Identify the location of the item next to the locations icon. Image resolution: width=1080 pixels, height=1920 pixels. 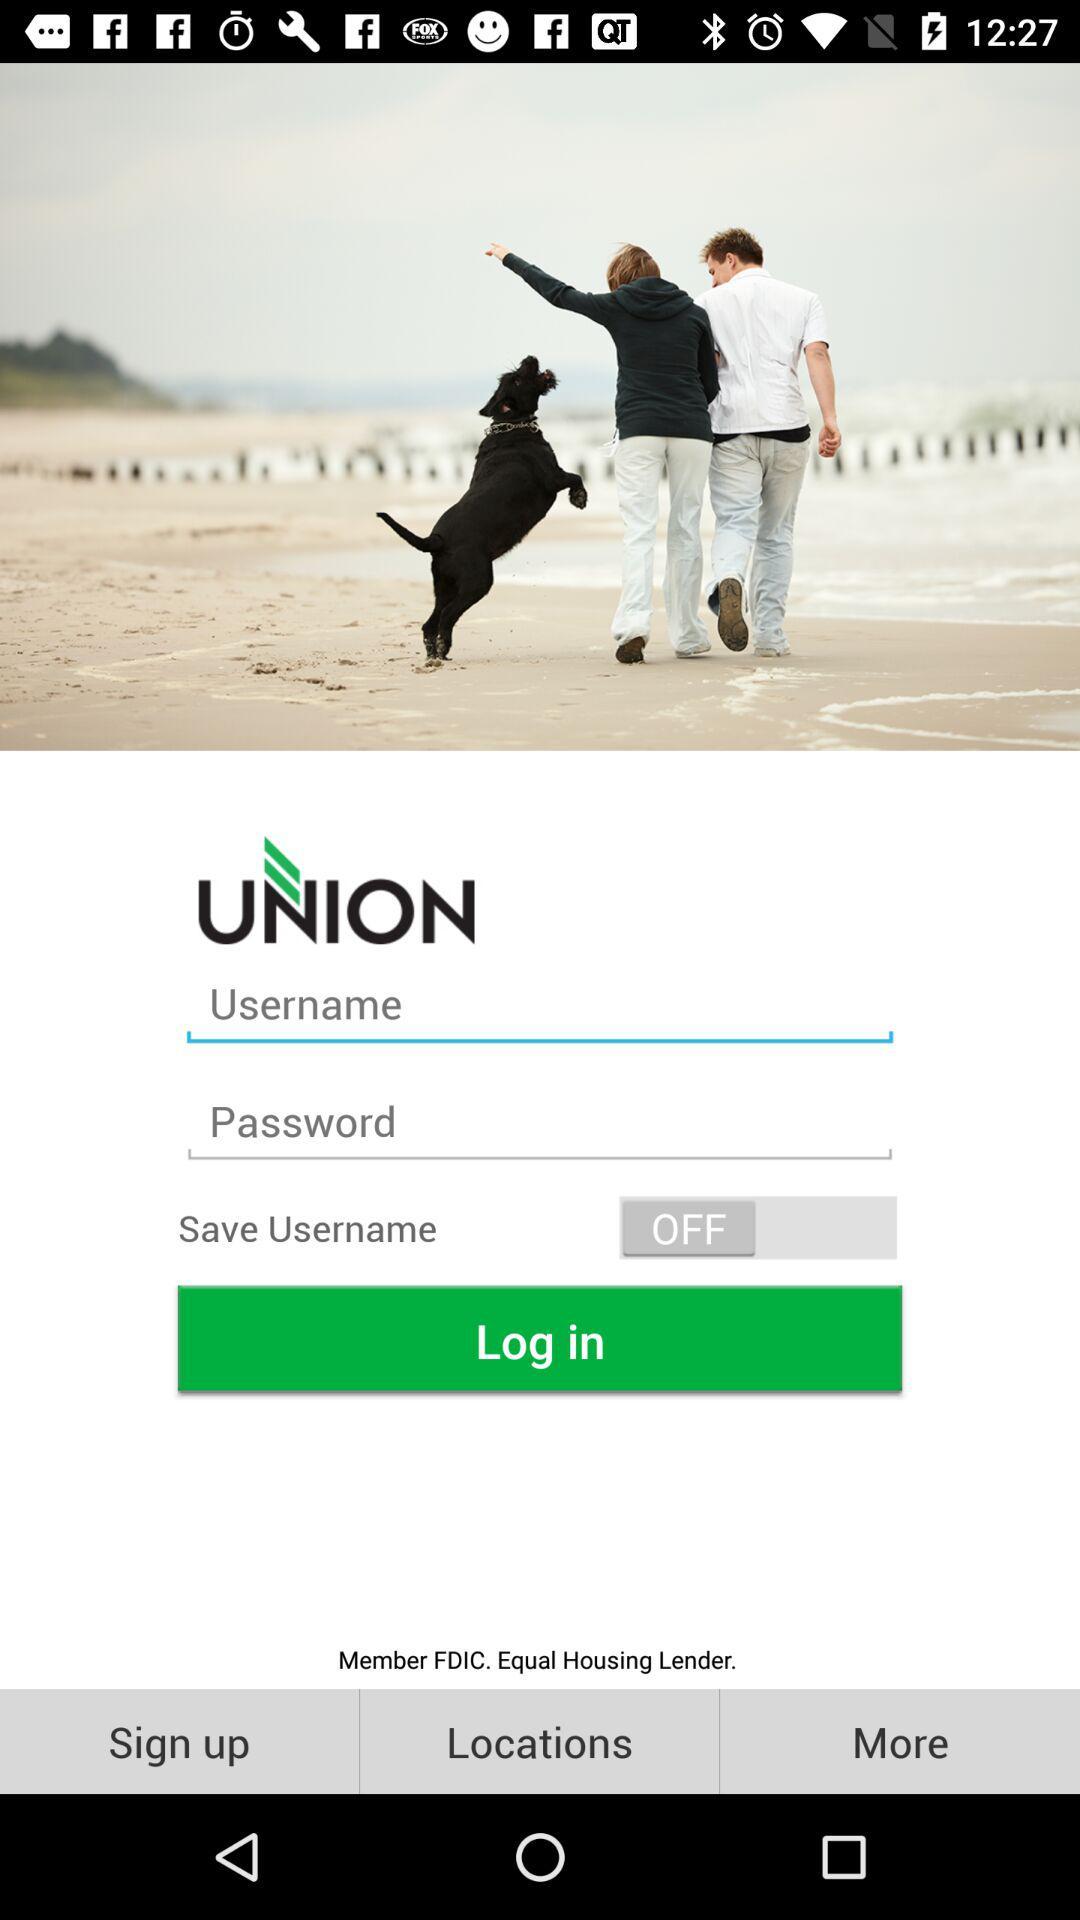
(898, 1740).